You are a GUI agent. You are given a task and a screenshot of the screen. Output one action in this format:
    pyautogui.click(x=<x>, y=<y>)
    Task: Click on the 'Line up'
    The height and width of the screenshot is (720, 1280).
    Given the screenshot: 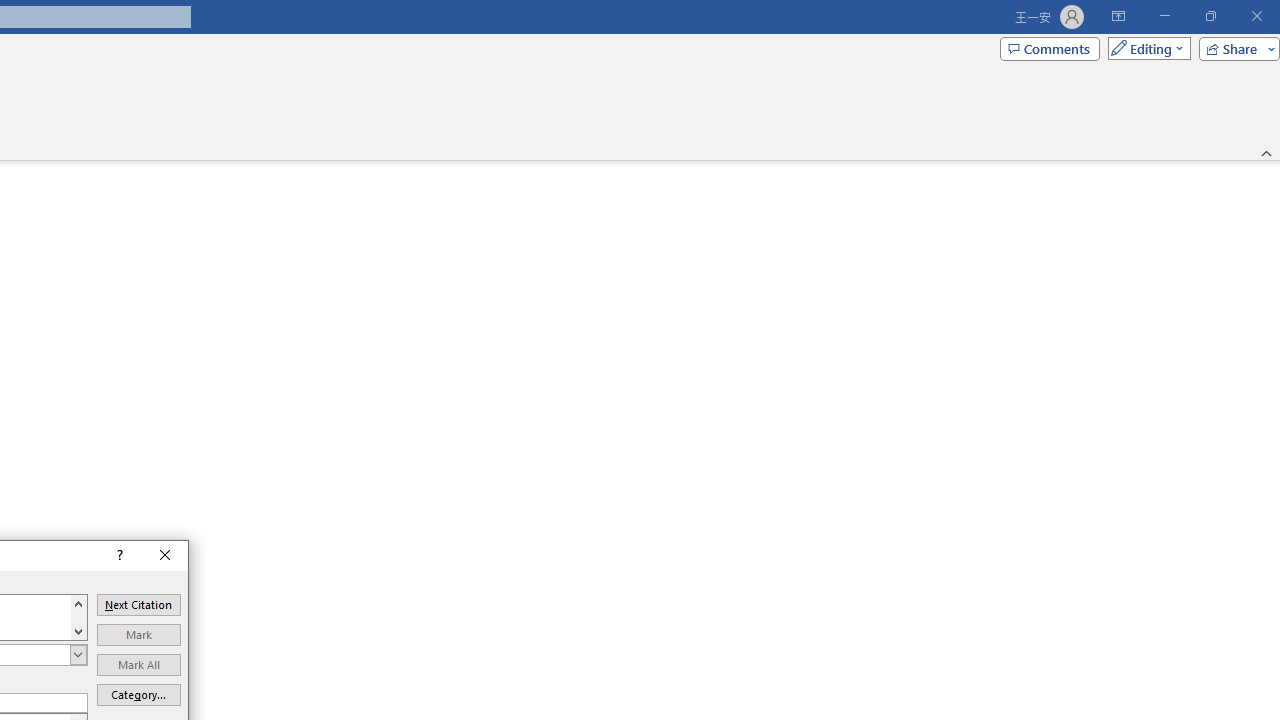 What is the action you would take?
    pyautogui.click(x=78, y=602)
    